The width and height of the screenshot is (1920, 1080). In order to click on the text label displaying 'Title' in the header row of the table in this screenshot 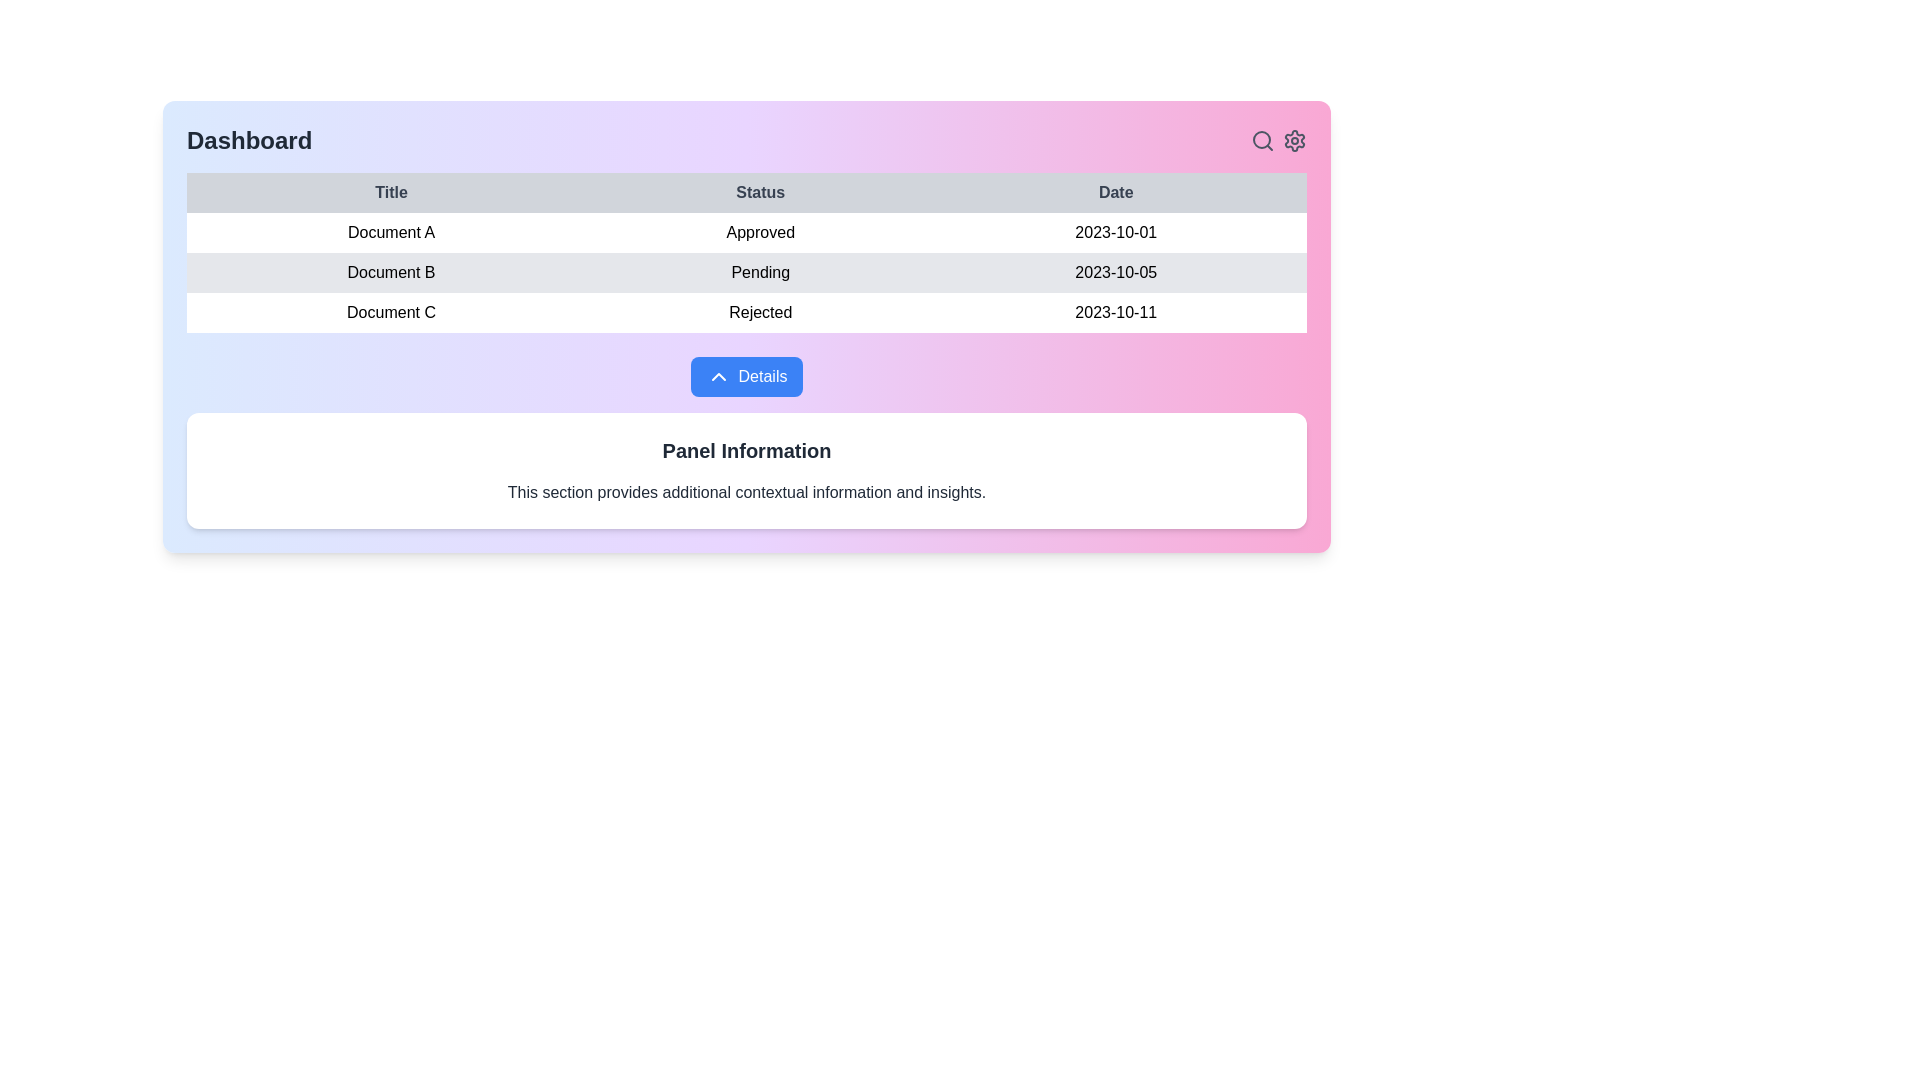, I will do `click(391, 192)`.